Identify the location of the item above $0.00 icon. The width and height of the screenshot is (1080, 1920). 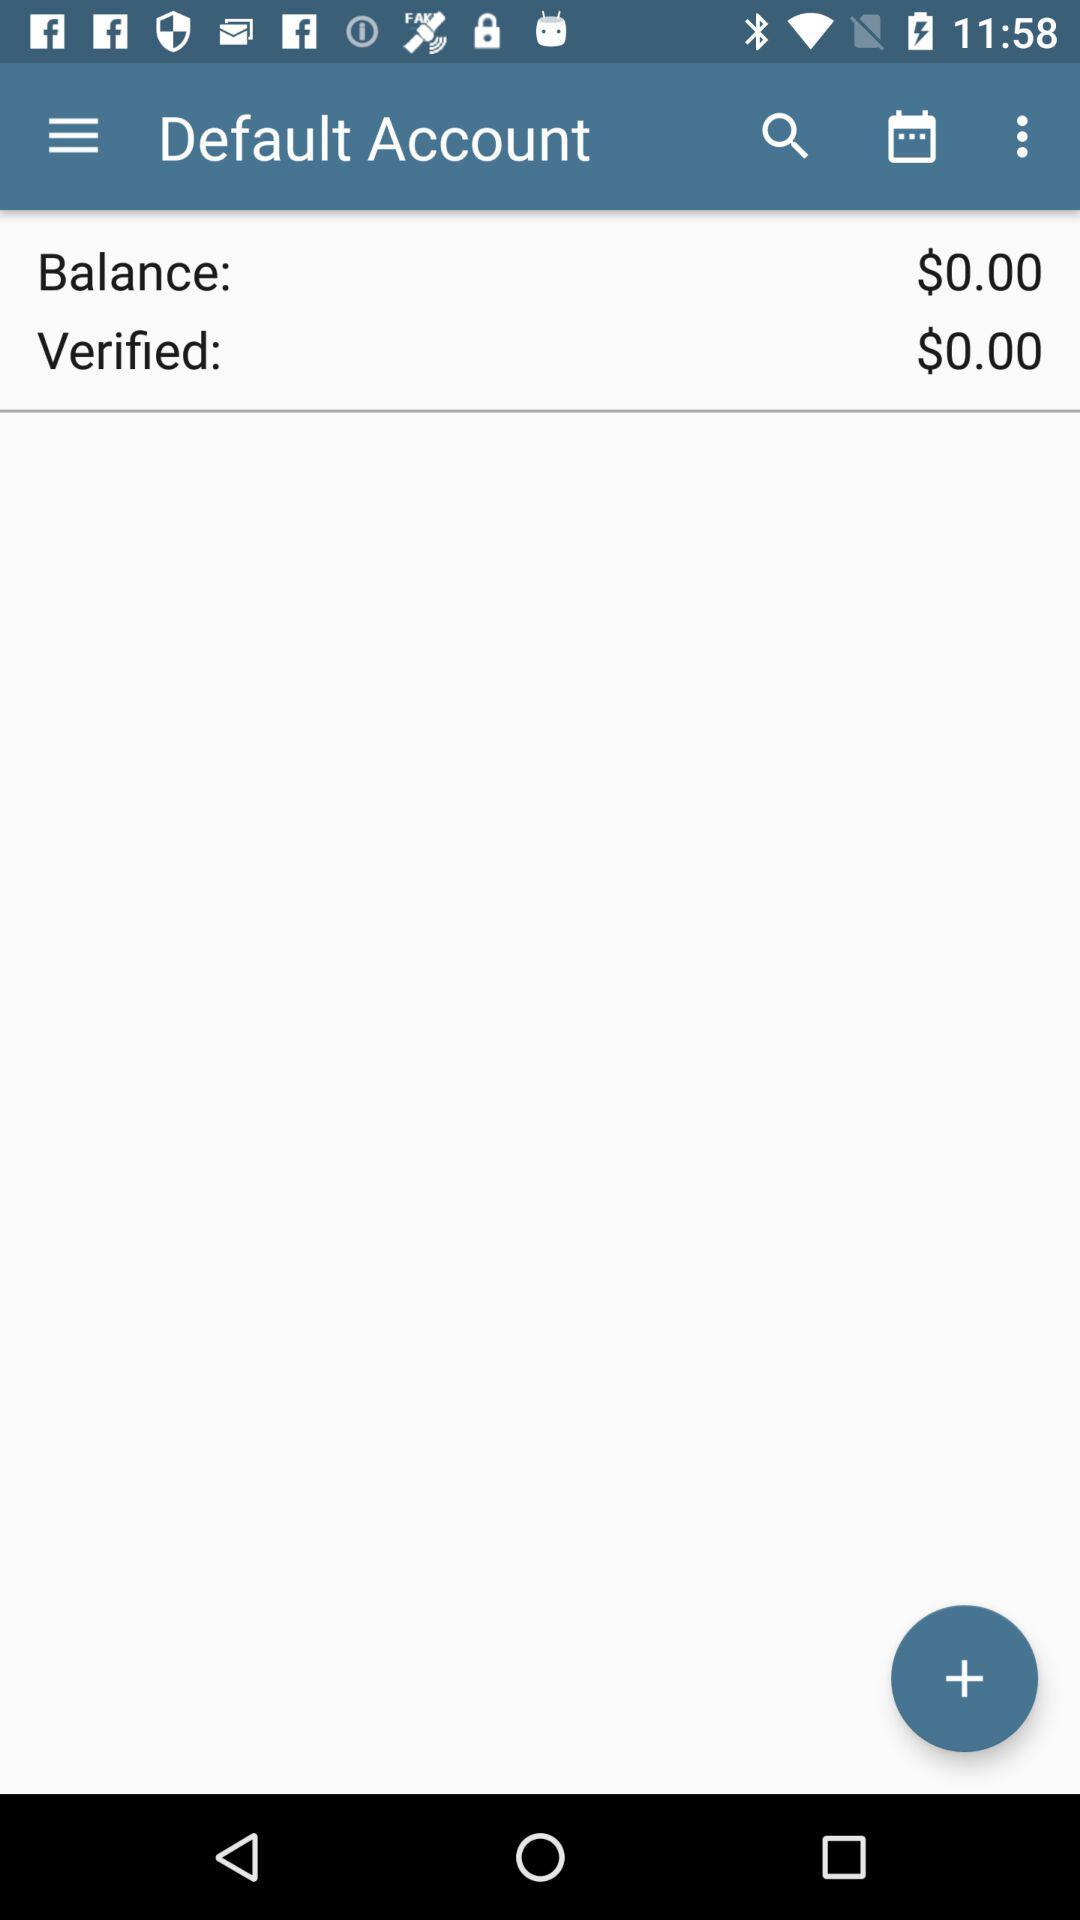
(911, 135).